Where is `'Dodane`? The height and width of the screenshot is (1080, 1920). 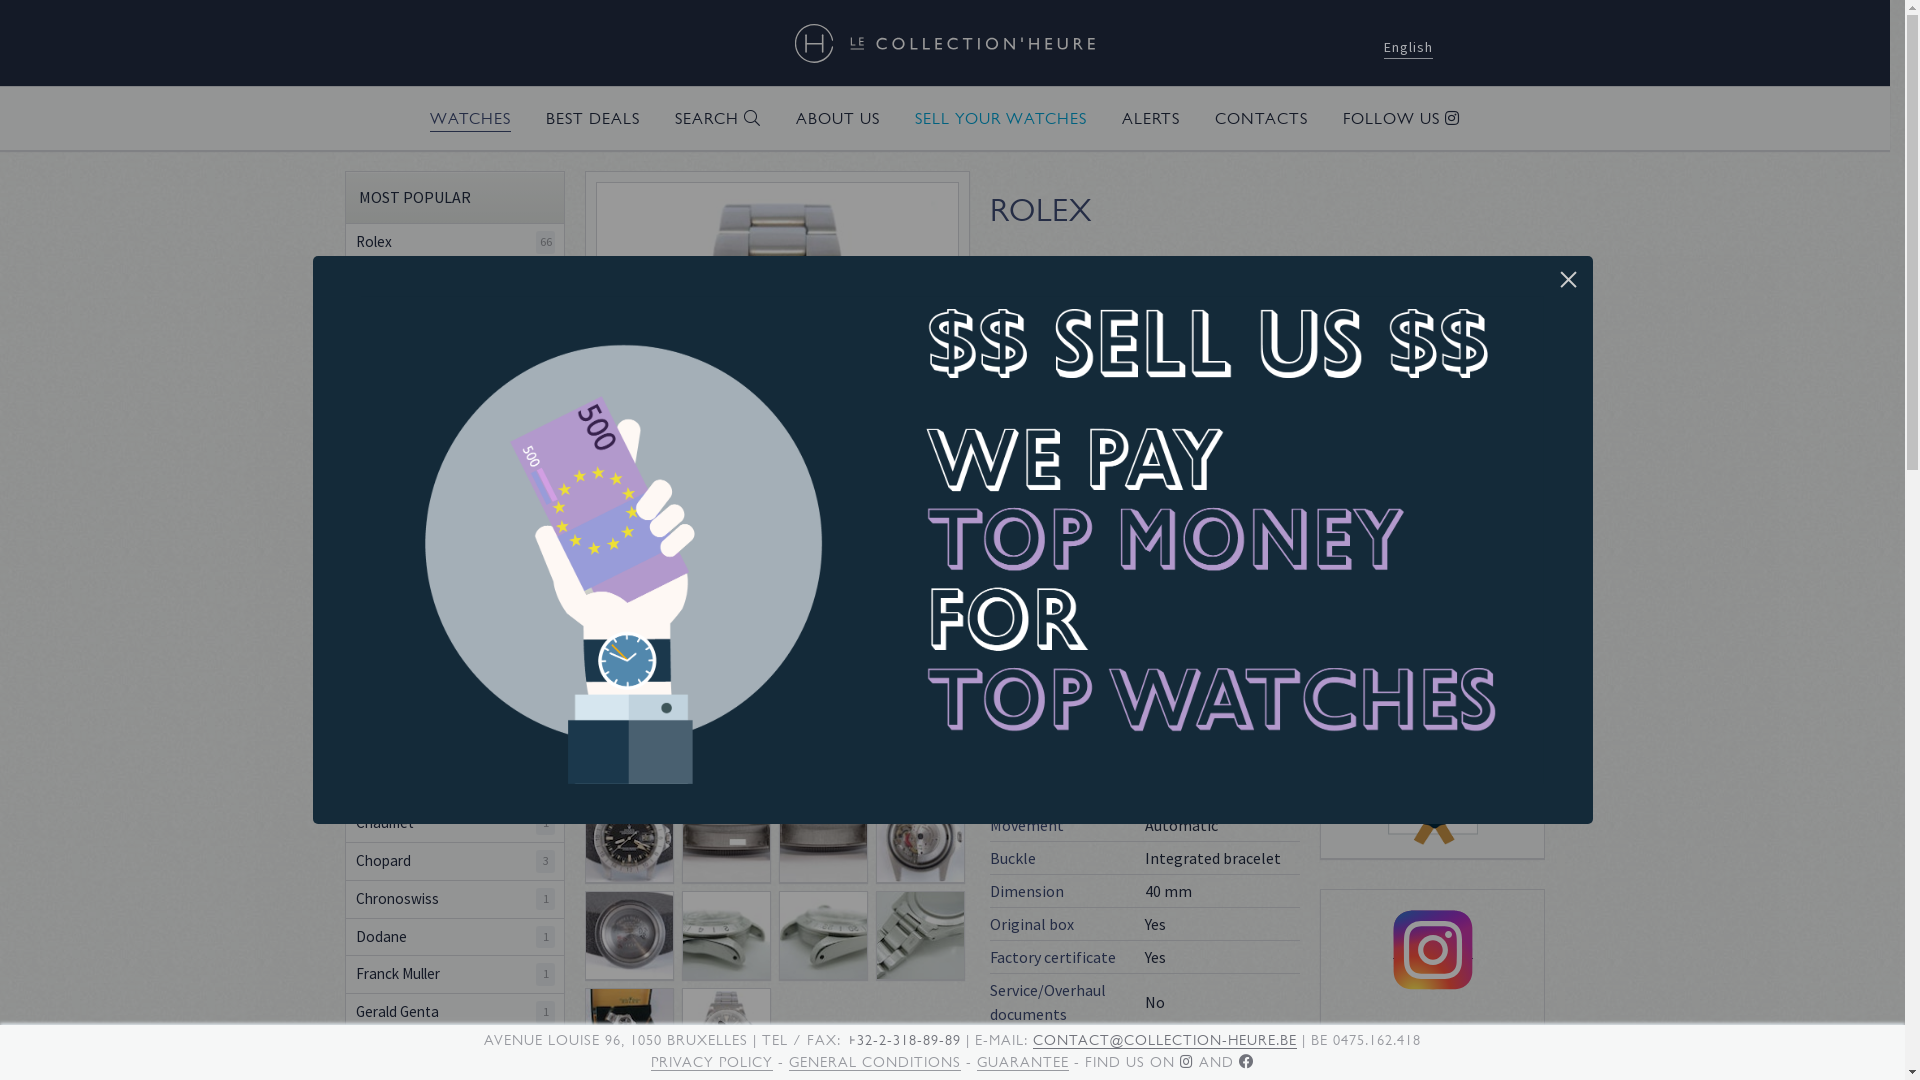 'Dodane is located at coordinates (454, 937).